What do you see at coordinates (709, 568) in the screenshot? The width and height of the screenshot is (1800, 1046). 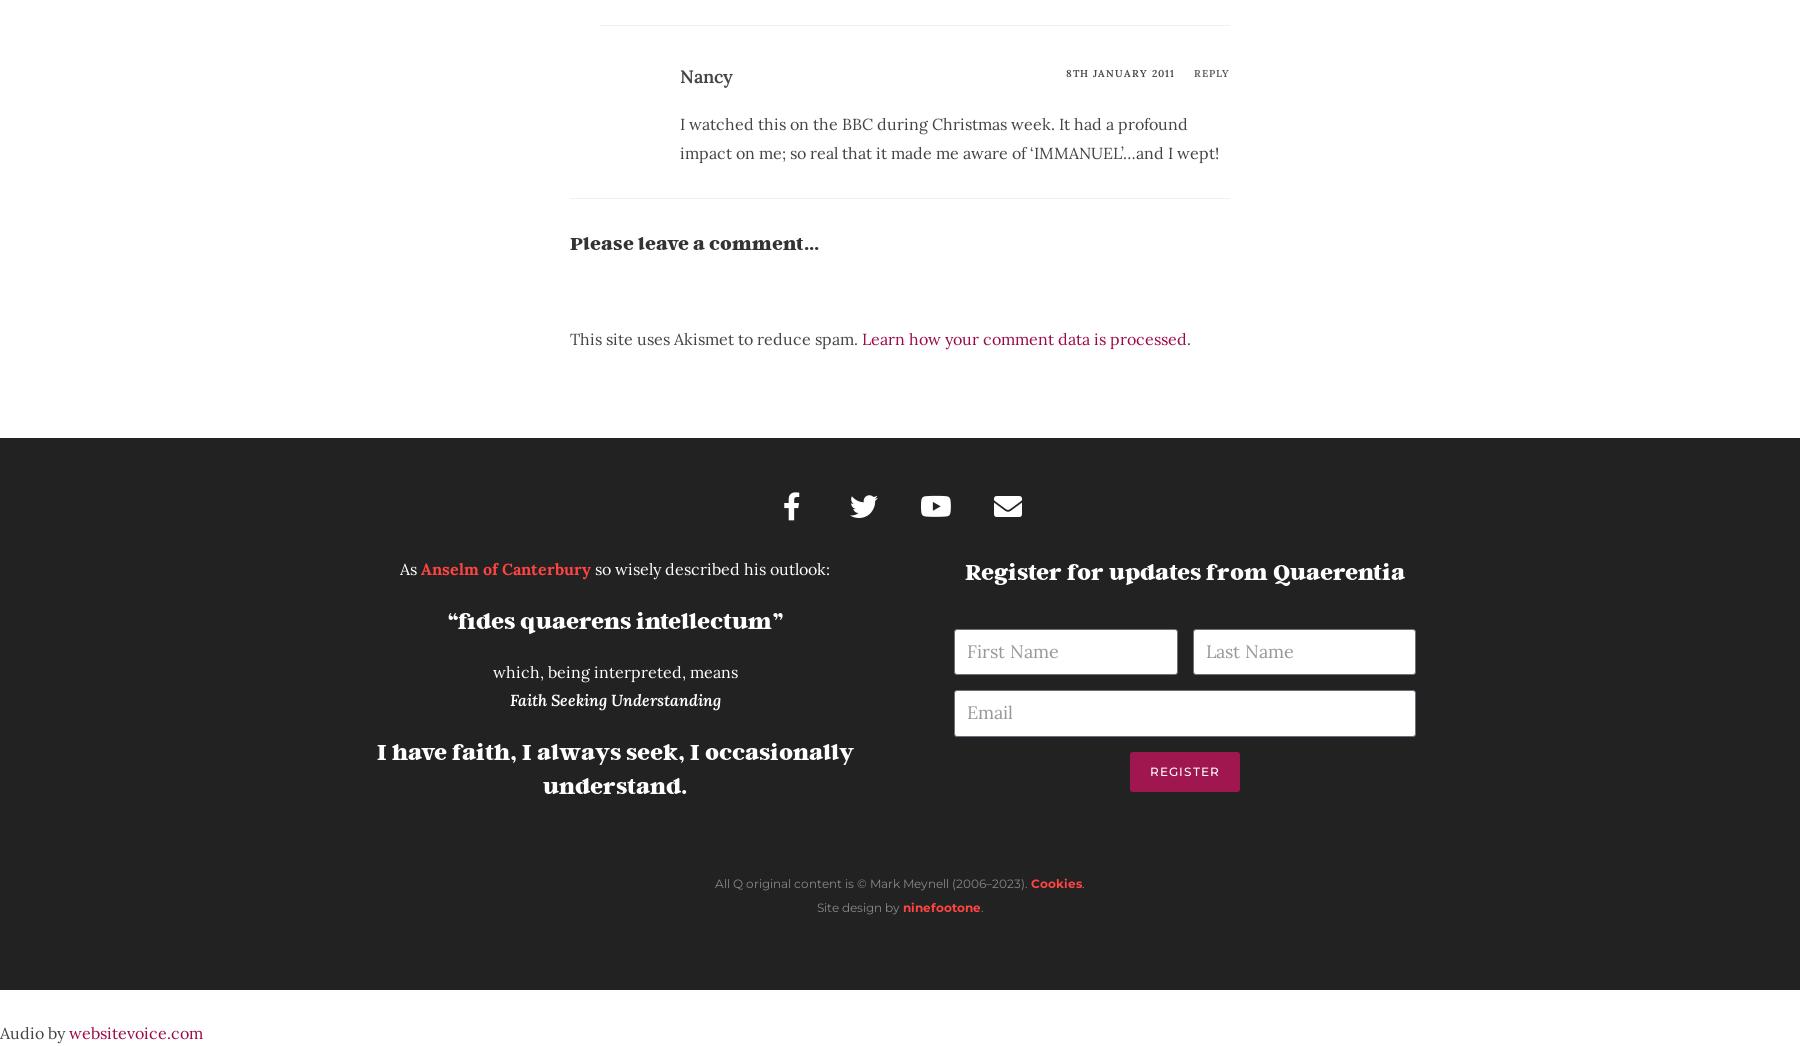 I see `'so wisely described his outlook:'` at bounding box center [709, 568].